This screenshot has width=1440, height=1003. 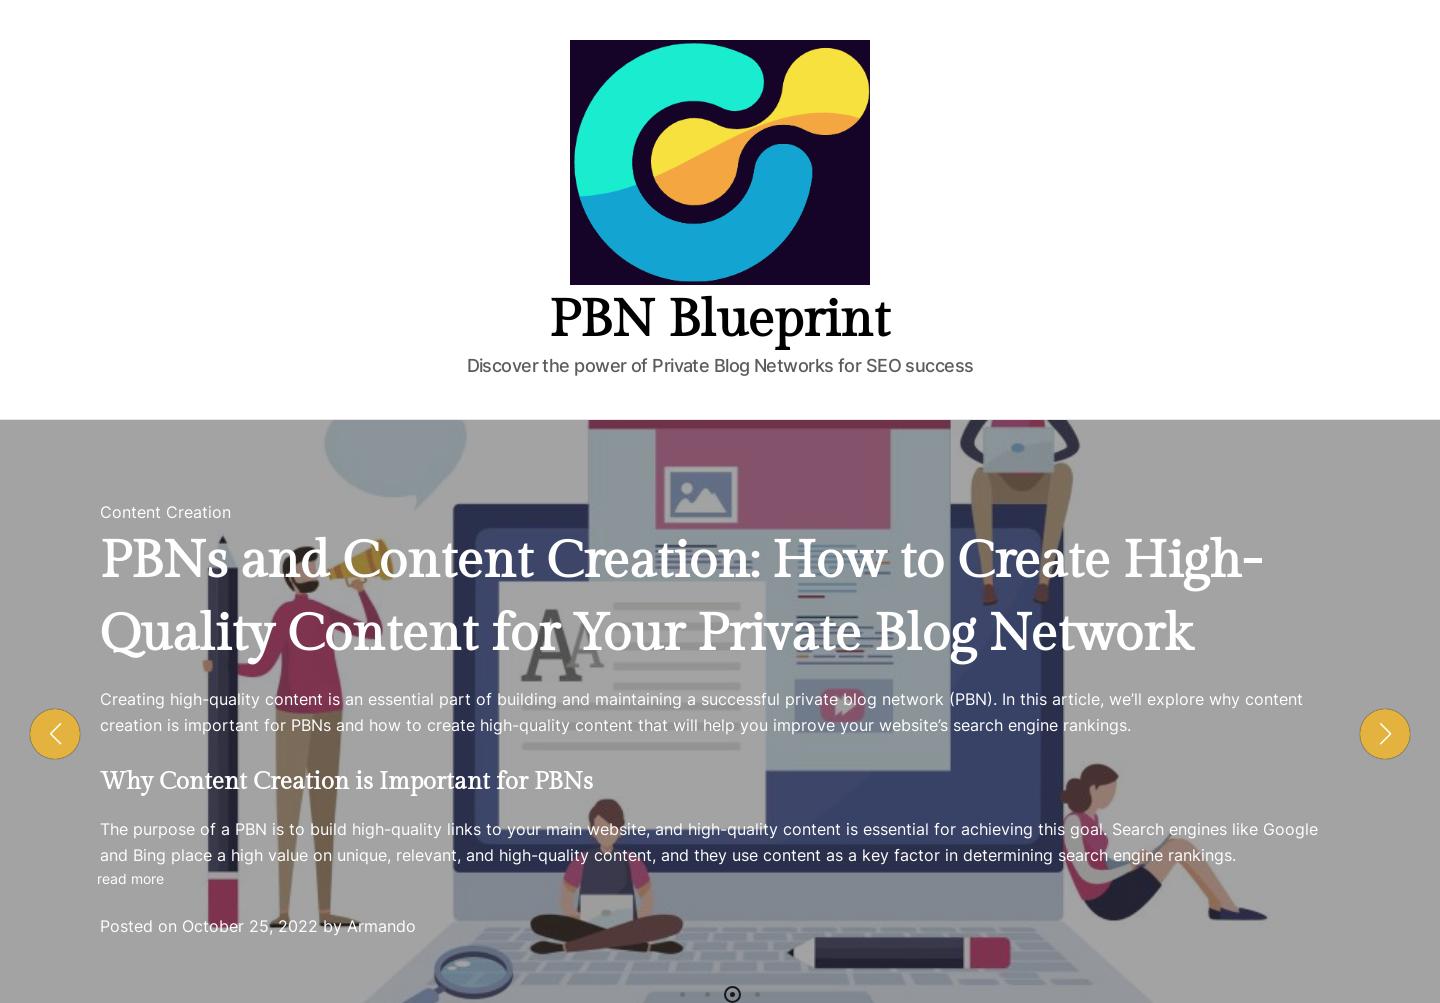 What do you see at coordinates (135, 37) in the screenshot?
I see `'By'` at bounding box center [135, 37].